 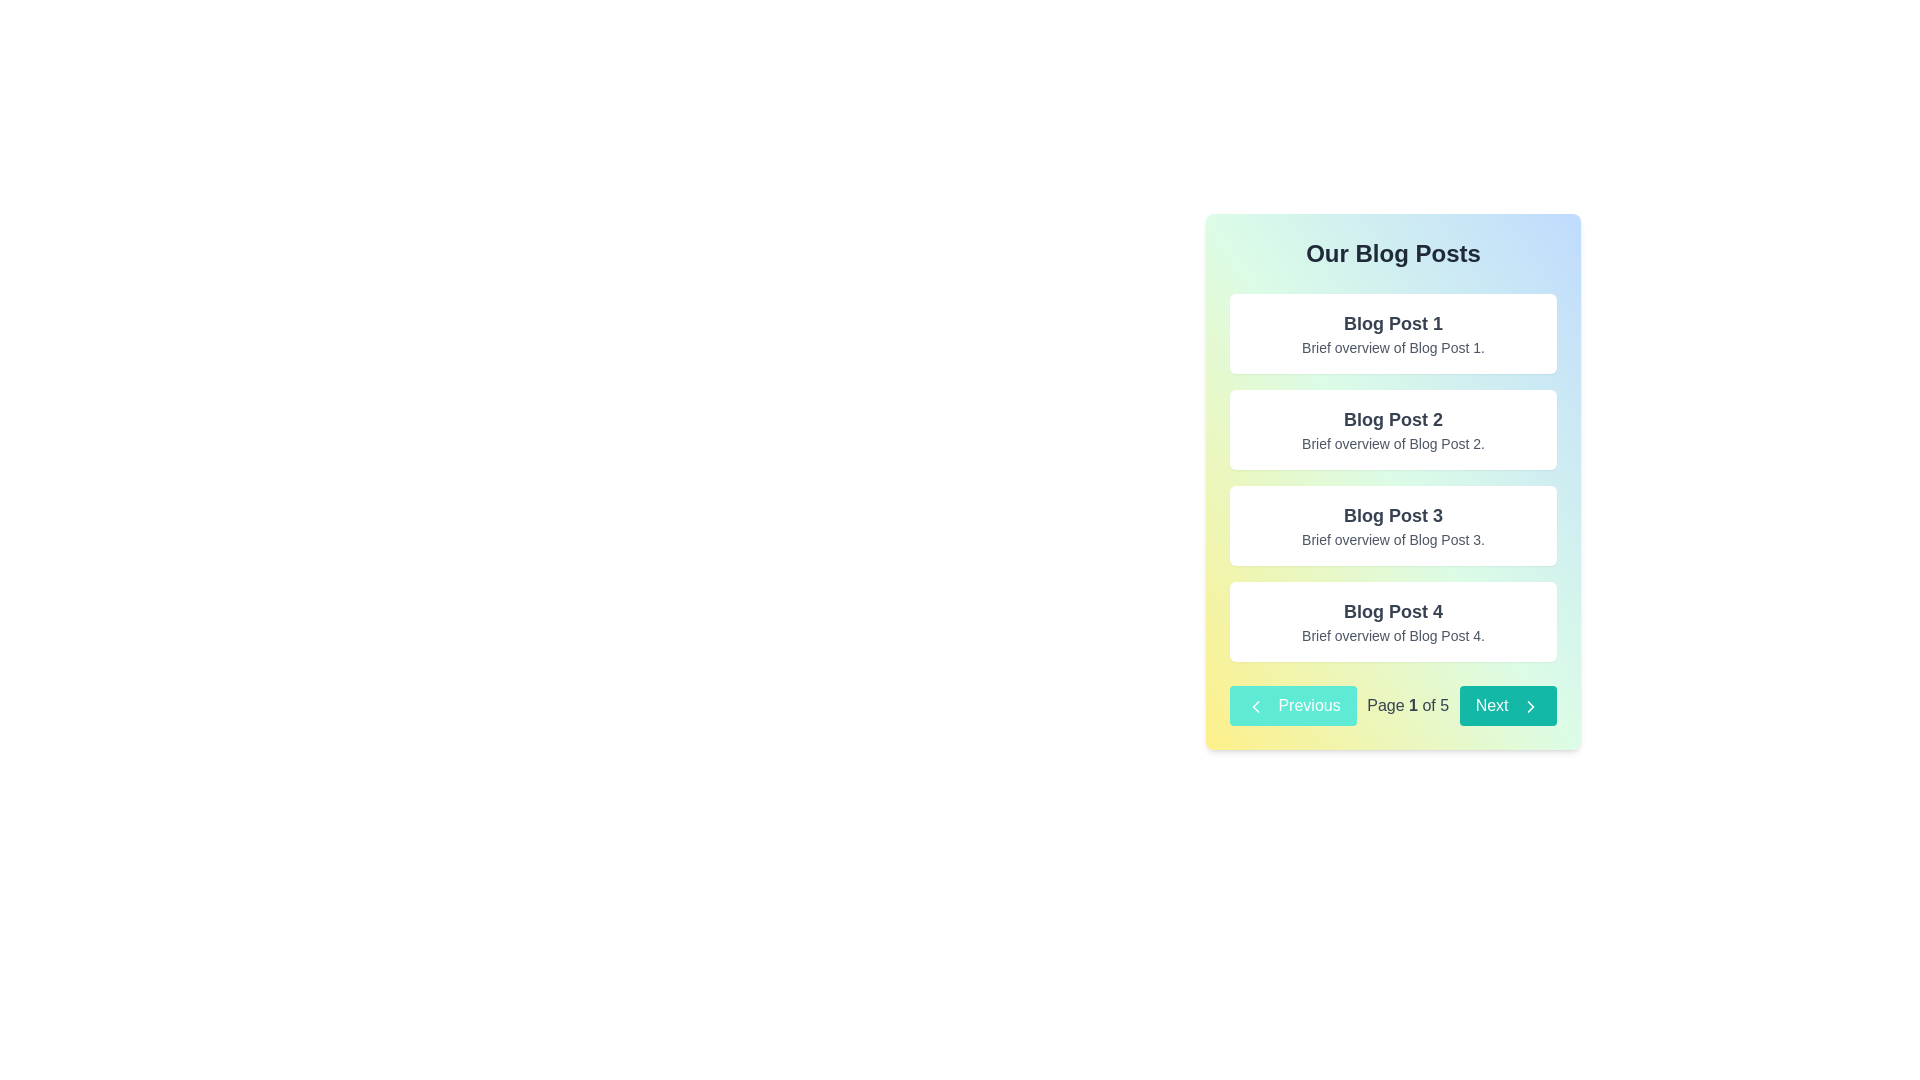 What do you see at coordinates (1412, 704) in the screenshot?
I see `the current page number displayed` at bounding box center [1412, 704].